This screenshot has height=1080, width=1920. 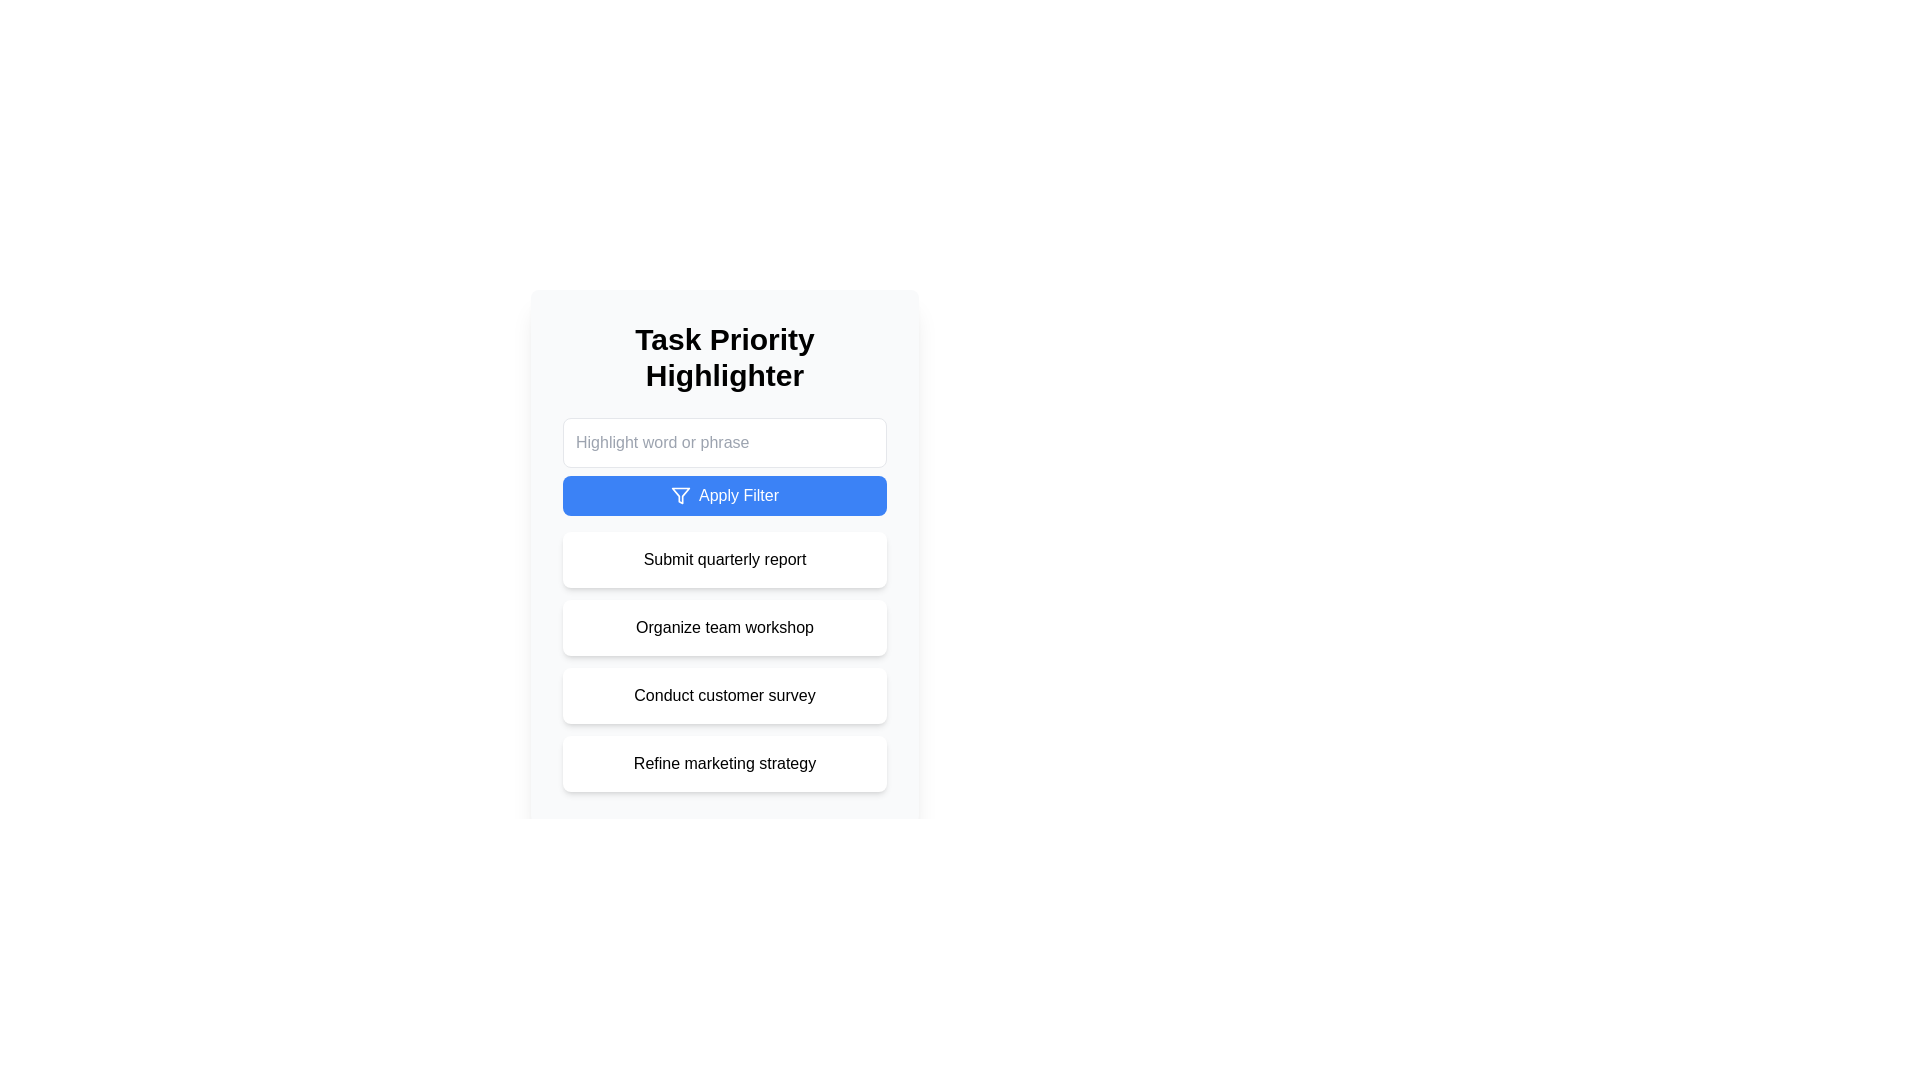 What do you see at coordinates (681, 495) in the screenshot?
I see `the blue funnel-shaped filter icon located to the left of the 'Apply Filter' button text` at bounding box center [681, 495].